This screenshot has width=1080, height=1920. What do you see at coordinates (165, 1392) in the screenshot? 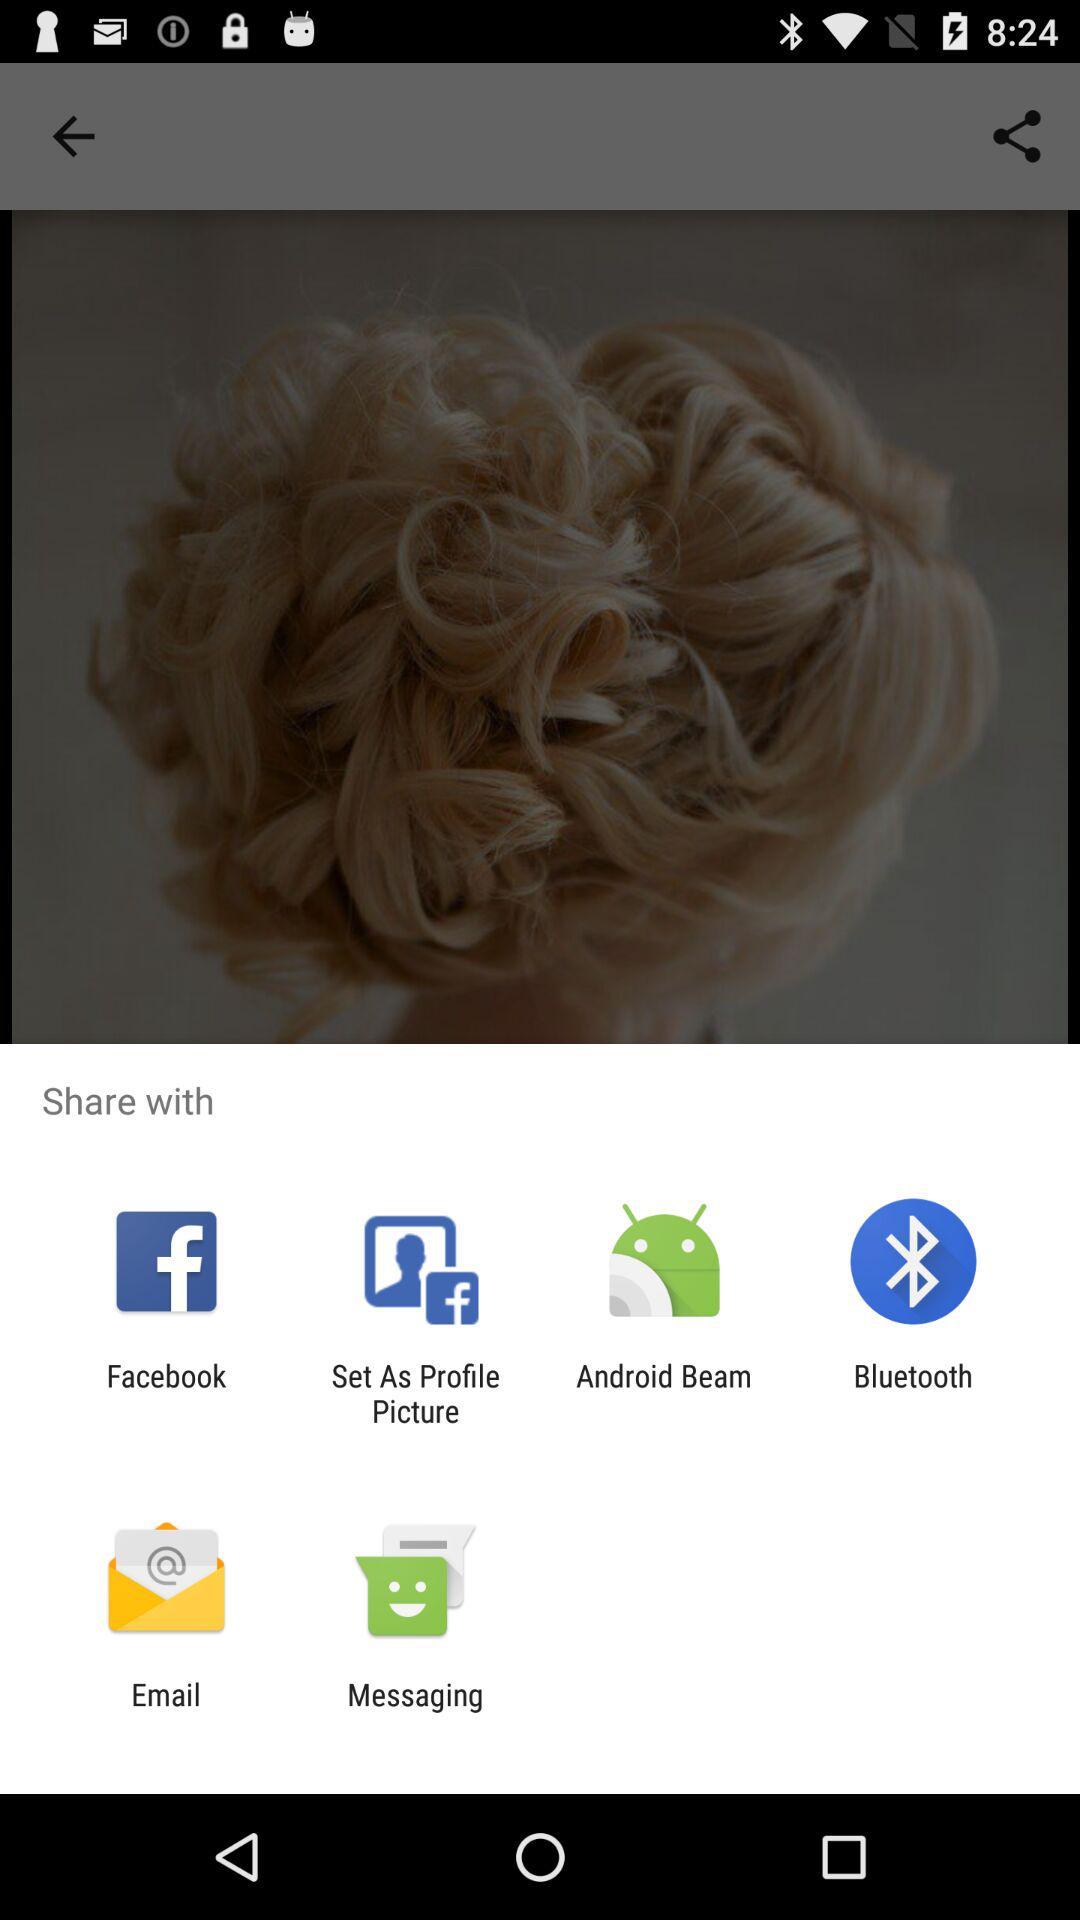
I see `the icon next to set as profile app` at bounding box center [165, 1392].